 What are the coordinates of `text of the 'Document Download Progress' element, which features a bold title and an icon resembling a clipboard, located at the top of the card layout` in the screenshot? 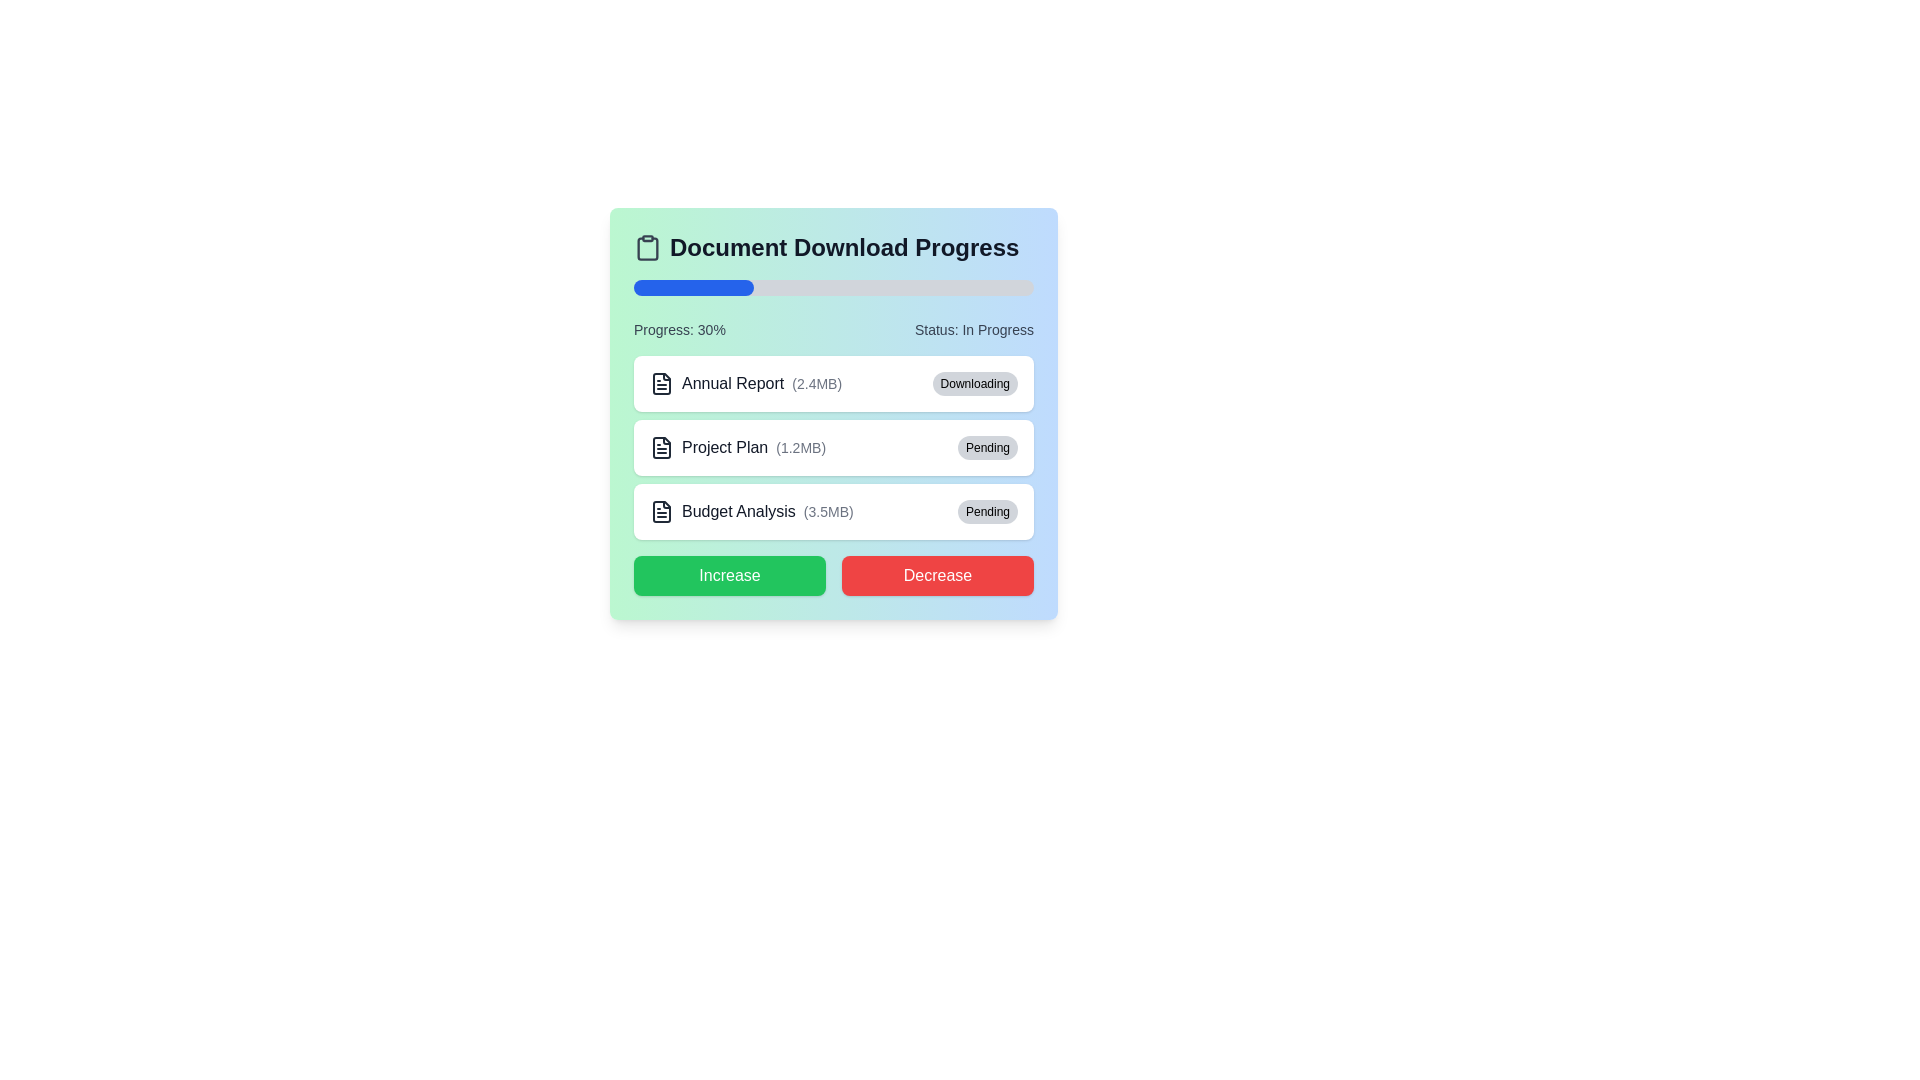 It's located at (834, 246).